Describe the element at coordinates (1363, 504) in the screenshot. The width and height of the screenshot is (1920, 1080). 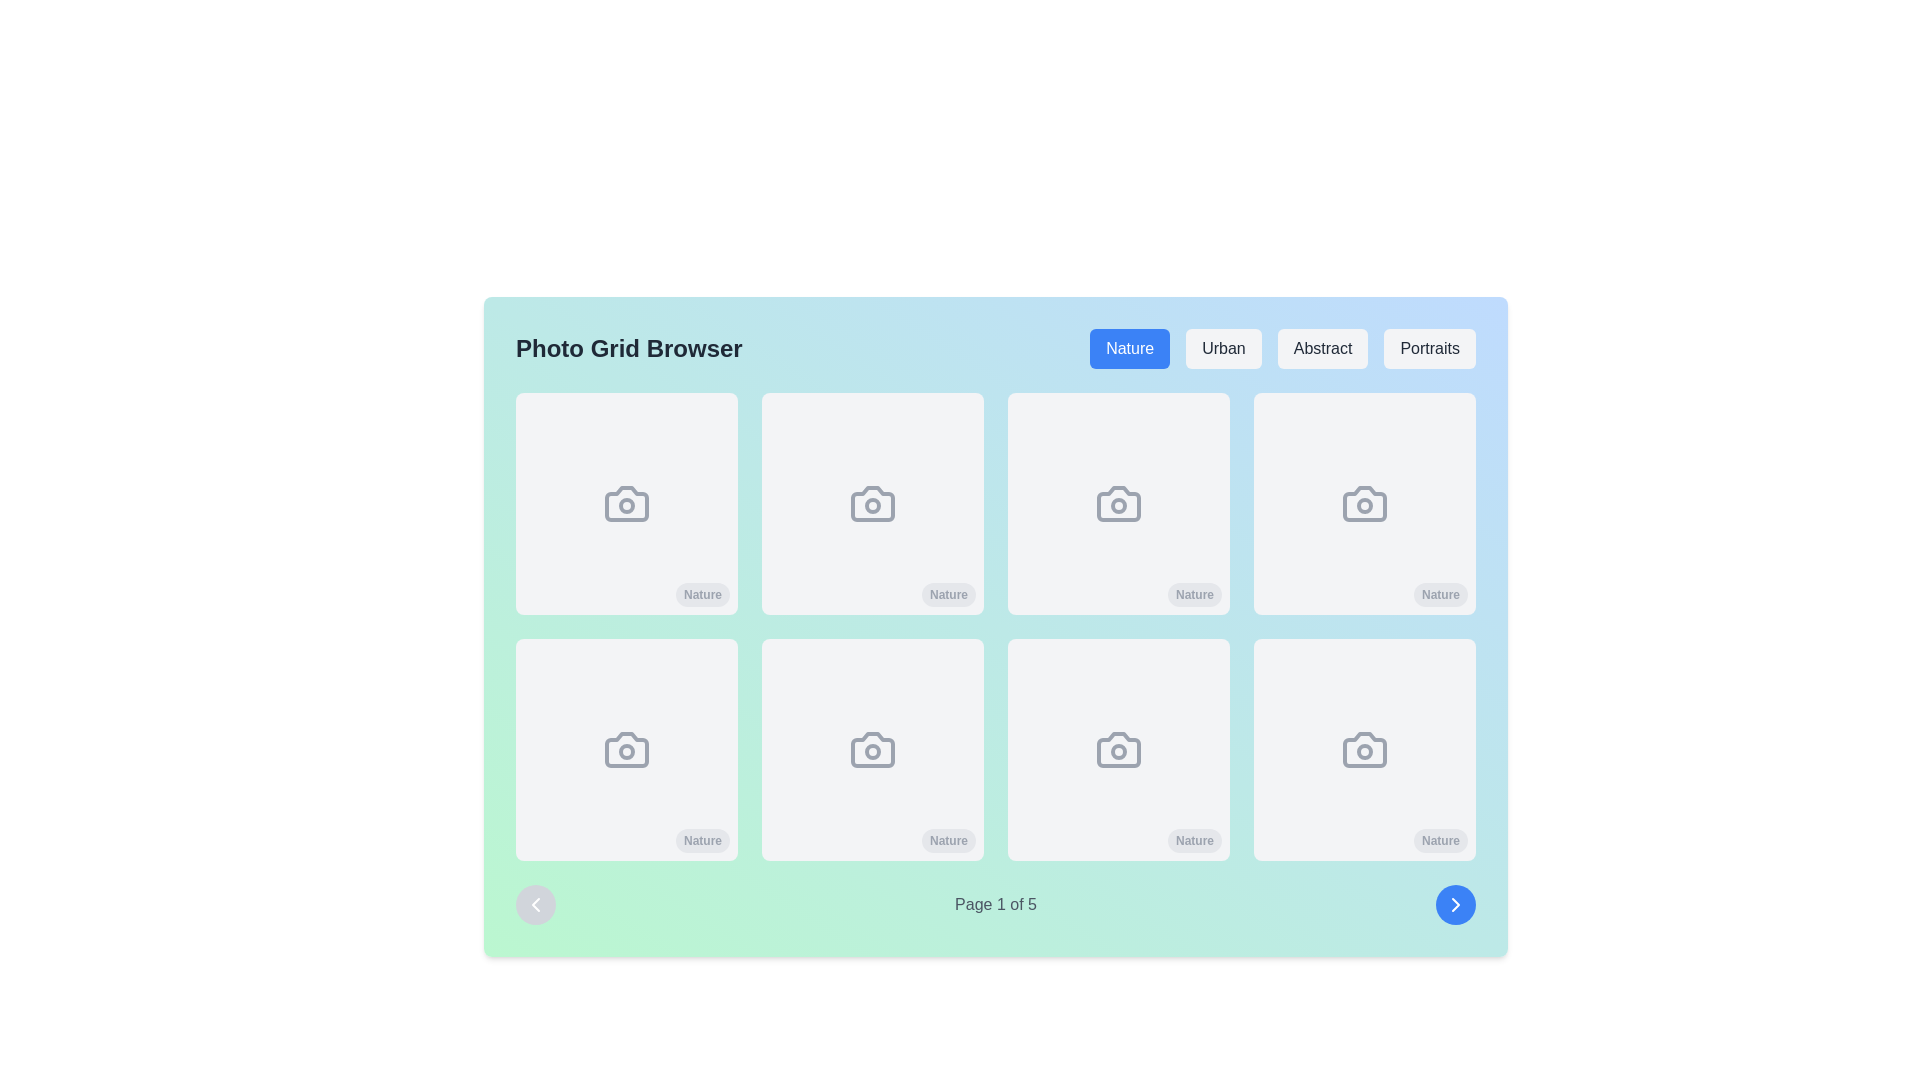
I see `the small circular SVG element that represents a part of a camera icon located in a grid of image placeholders, specifically the fourth item in the first row` at that location.